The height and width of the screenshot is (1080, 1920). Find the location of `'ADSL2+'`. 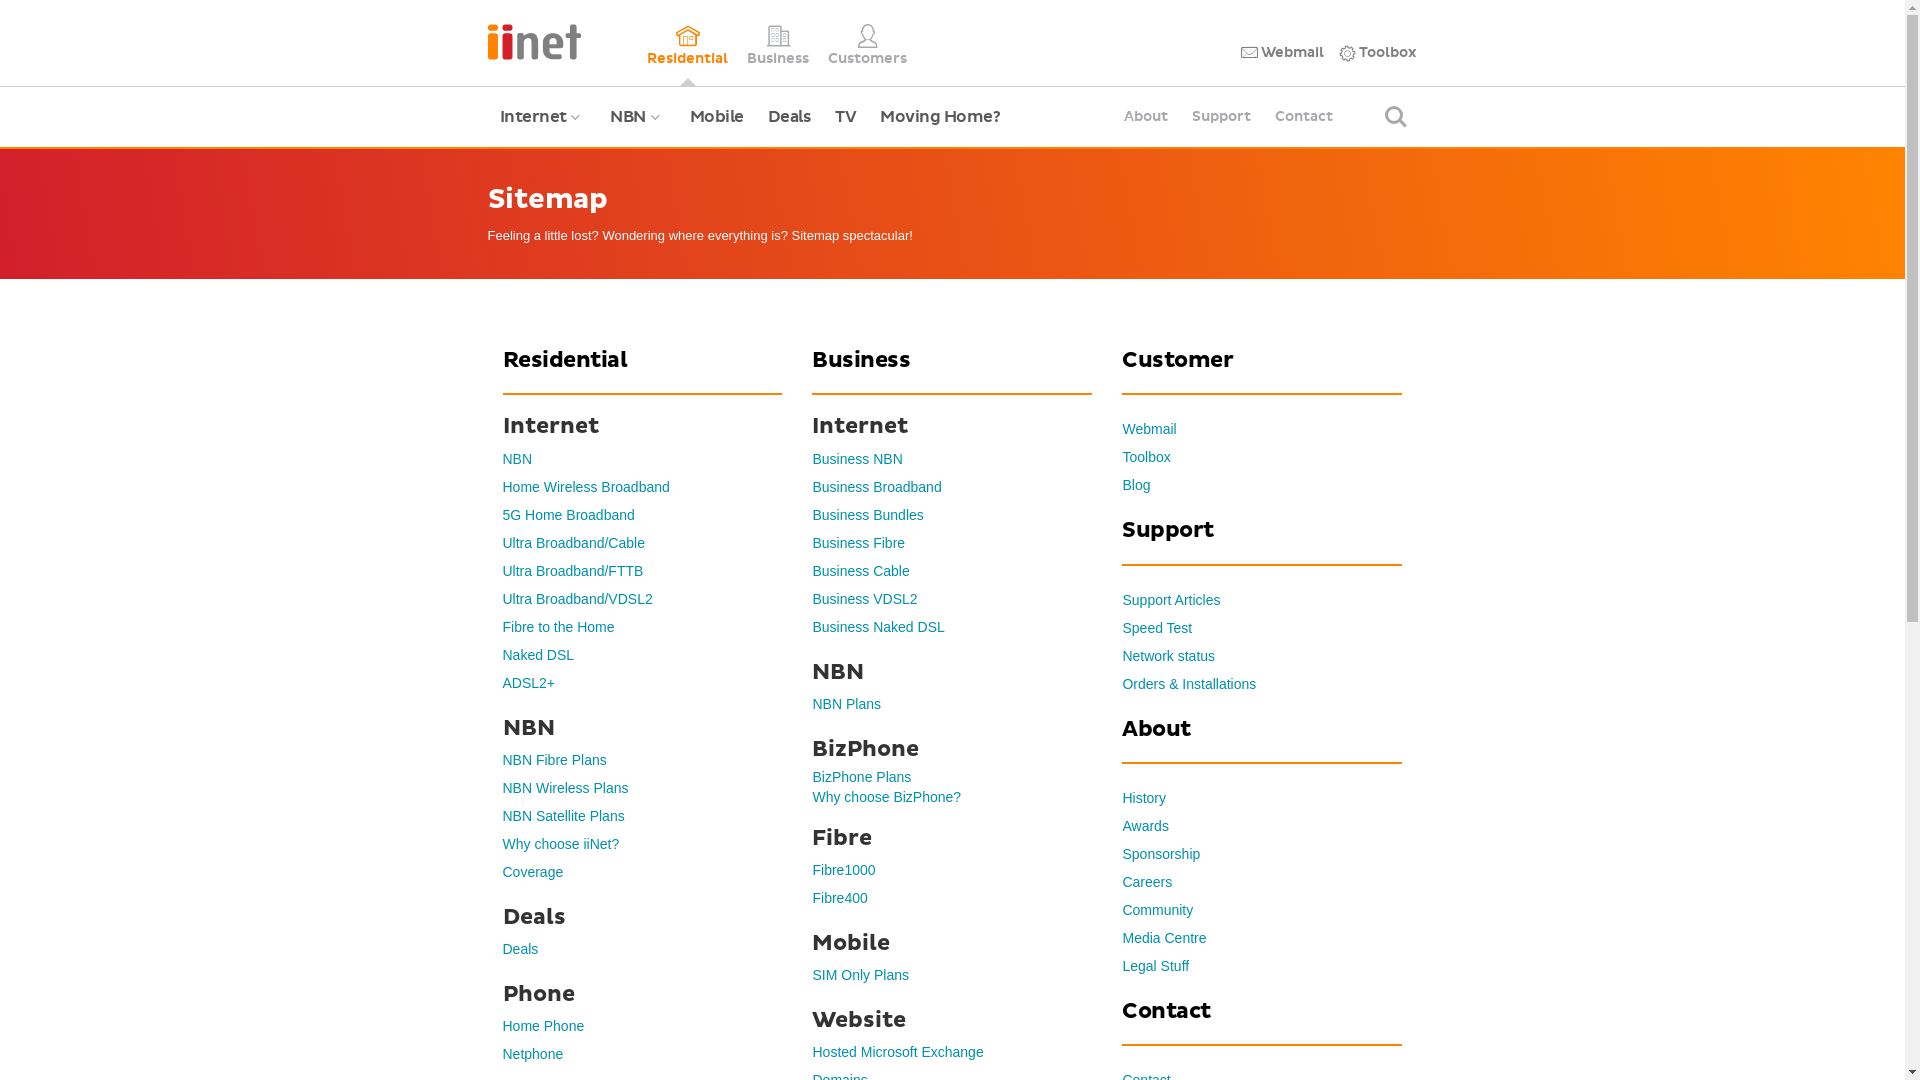

'ADSL2+' is located at coordinates (528, 681).